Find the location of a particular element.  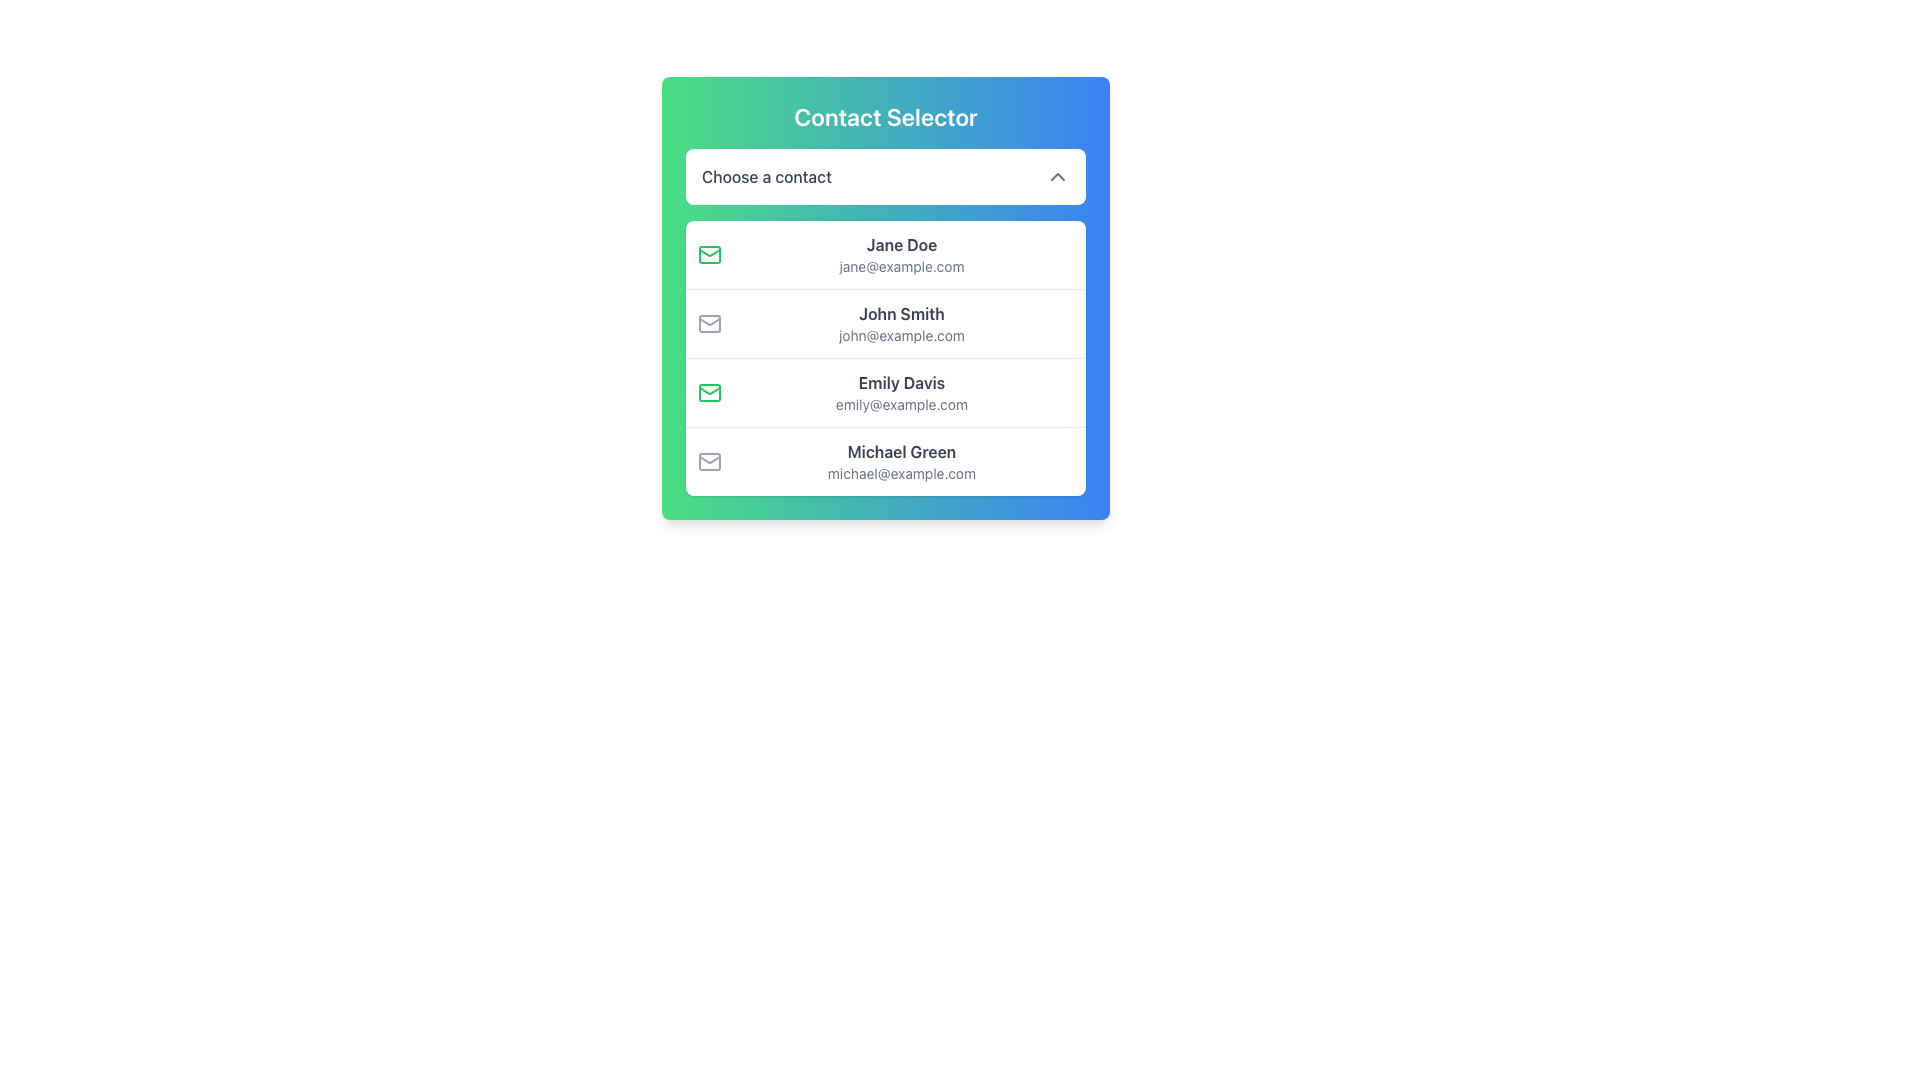

the chevron-down icon that expands or collapses the associated drop-down menu in the 'Choose a contact' selection bar is located at coordinates (1056, 176).